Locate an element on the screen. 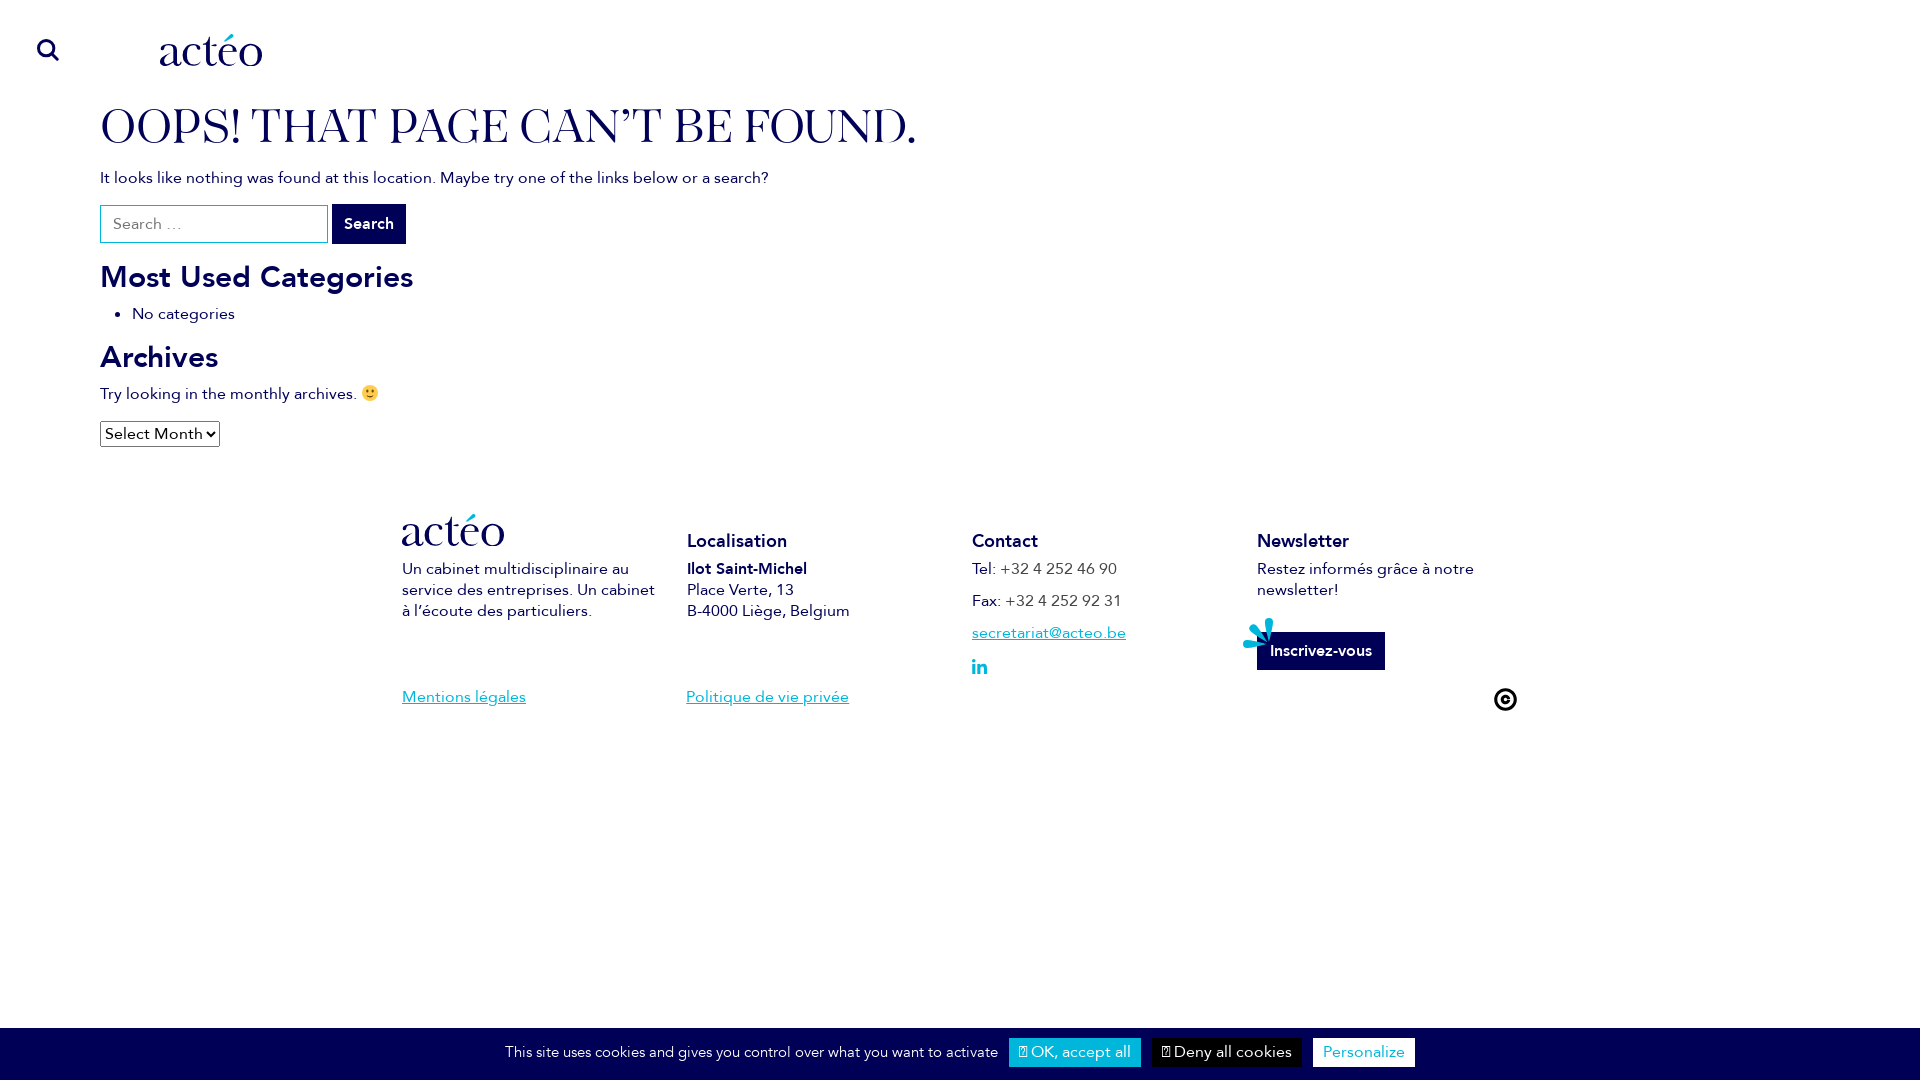 The image size is (1920, 1080). 'Inscrivez-vous' is located at coordinates (1320, 651).